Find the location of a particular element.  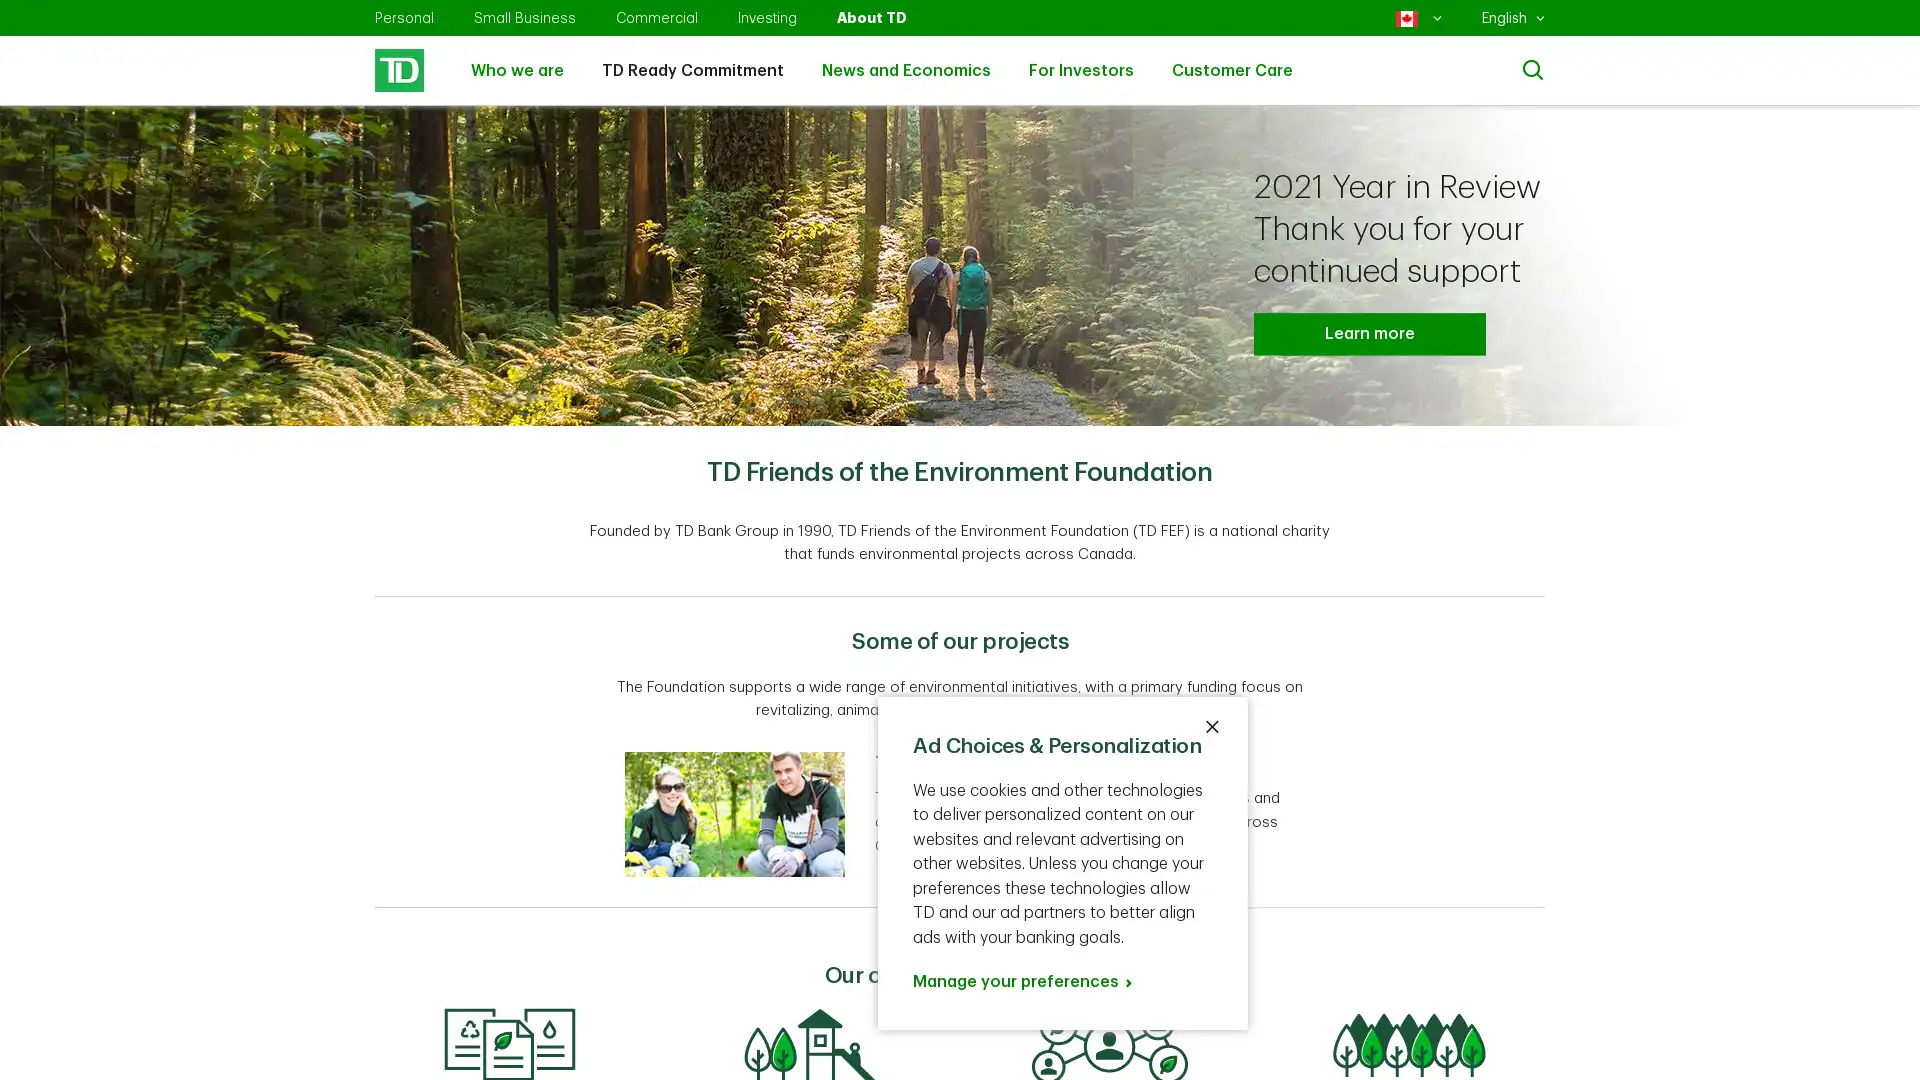

Learn more is located at coordinates (1368, 333).